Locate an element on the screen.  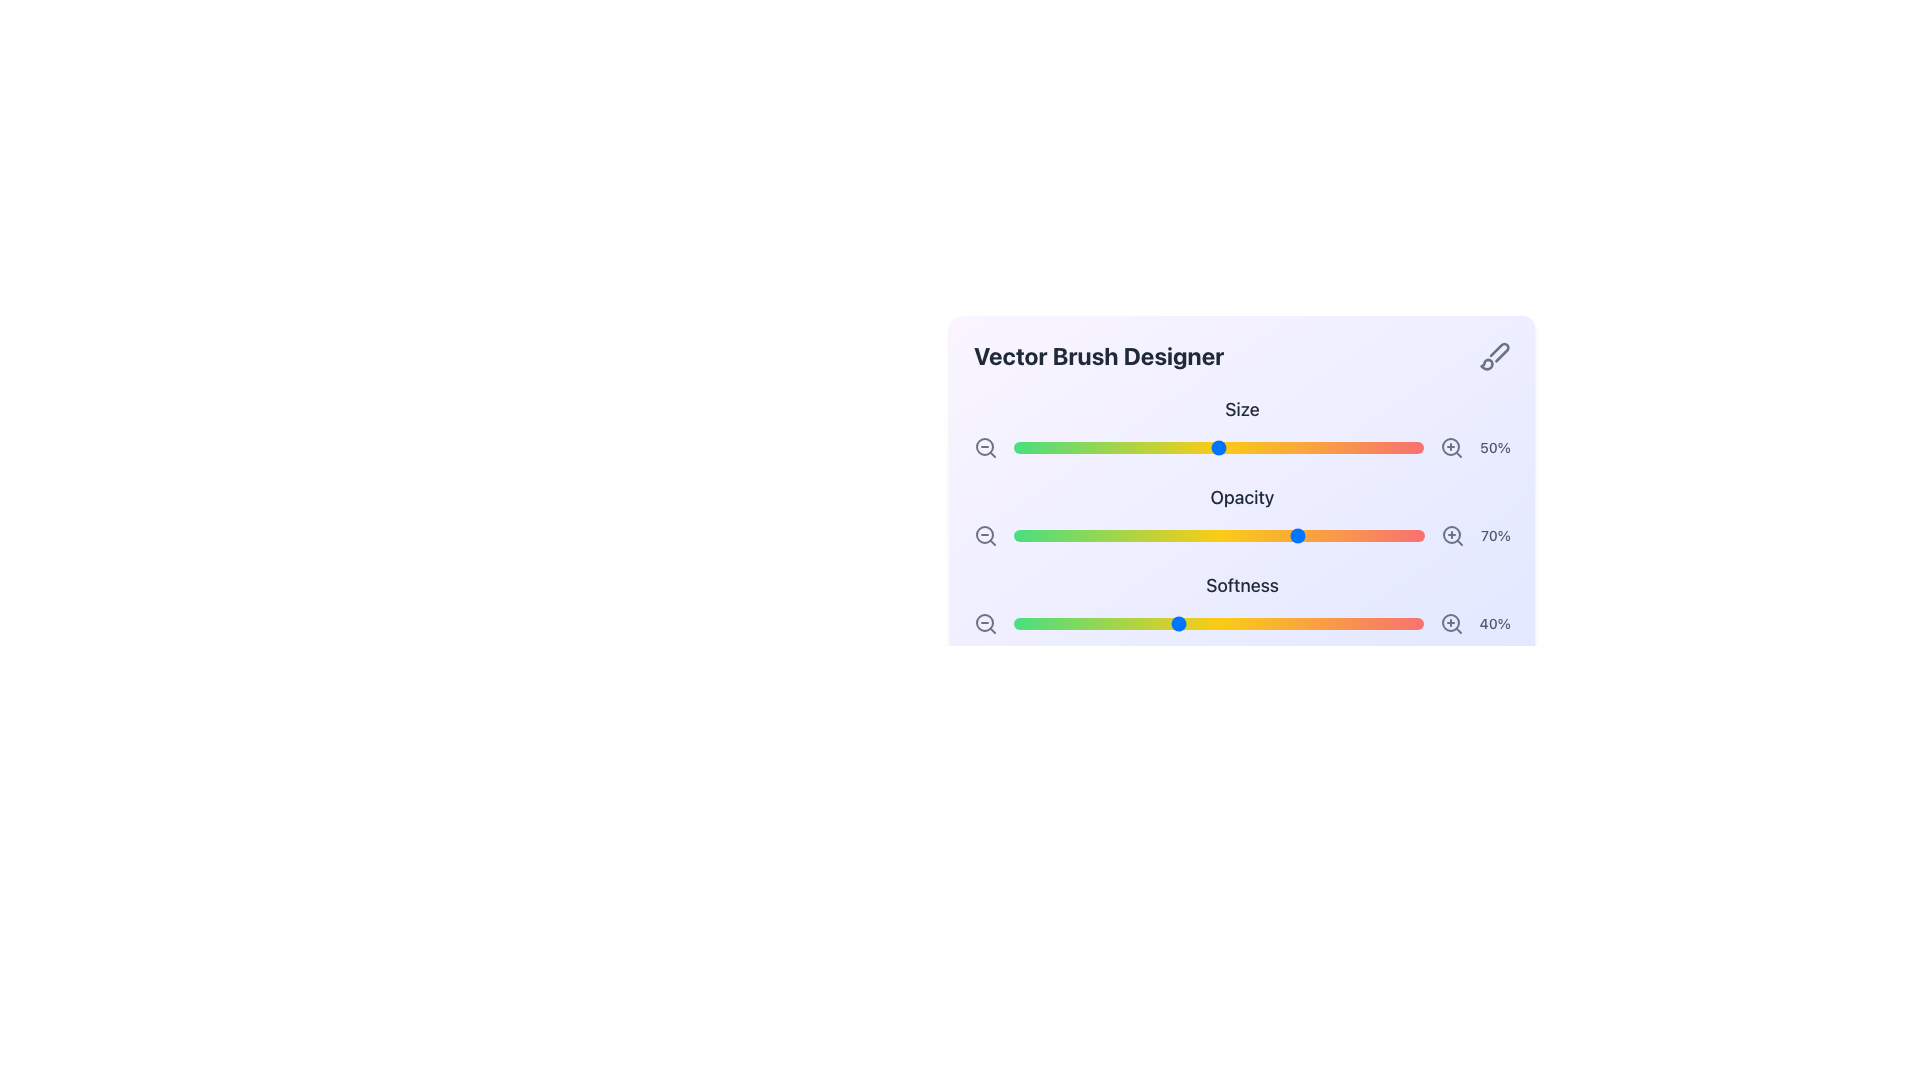
the softness level is located at coordinates (1373, 623).